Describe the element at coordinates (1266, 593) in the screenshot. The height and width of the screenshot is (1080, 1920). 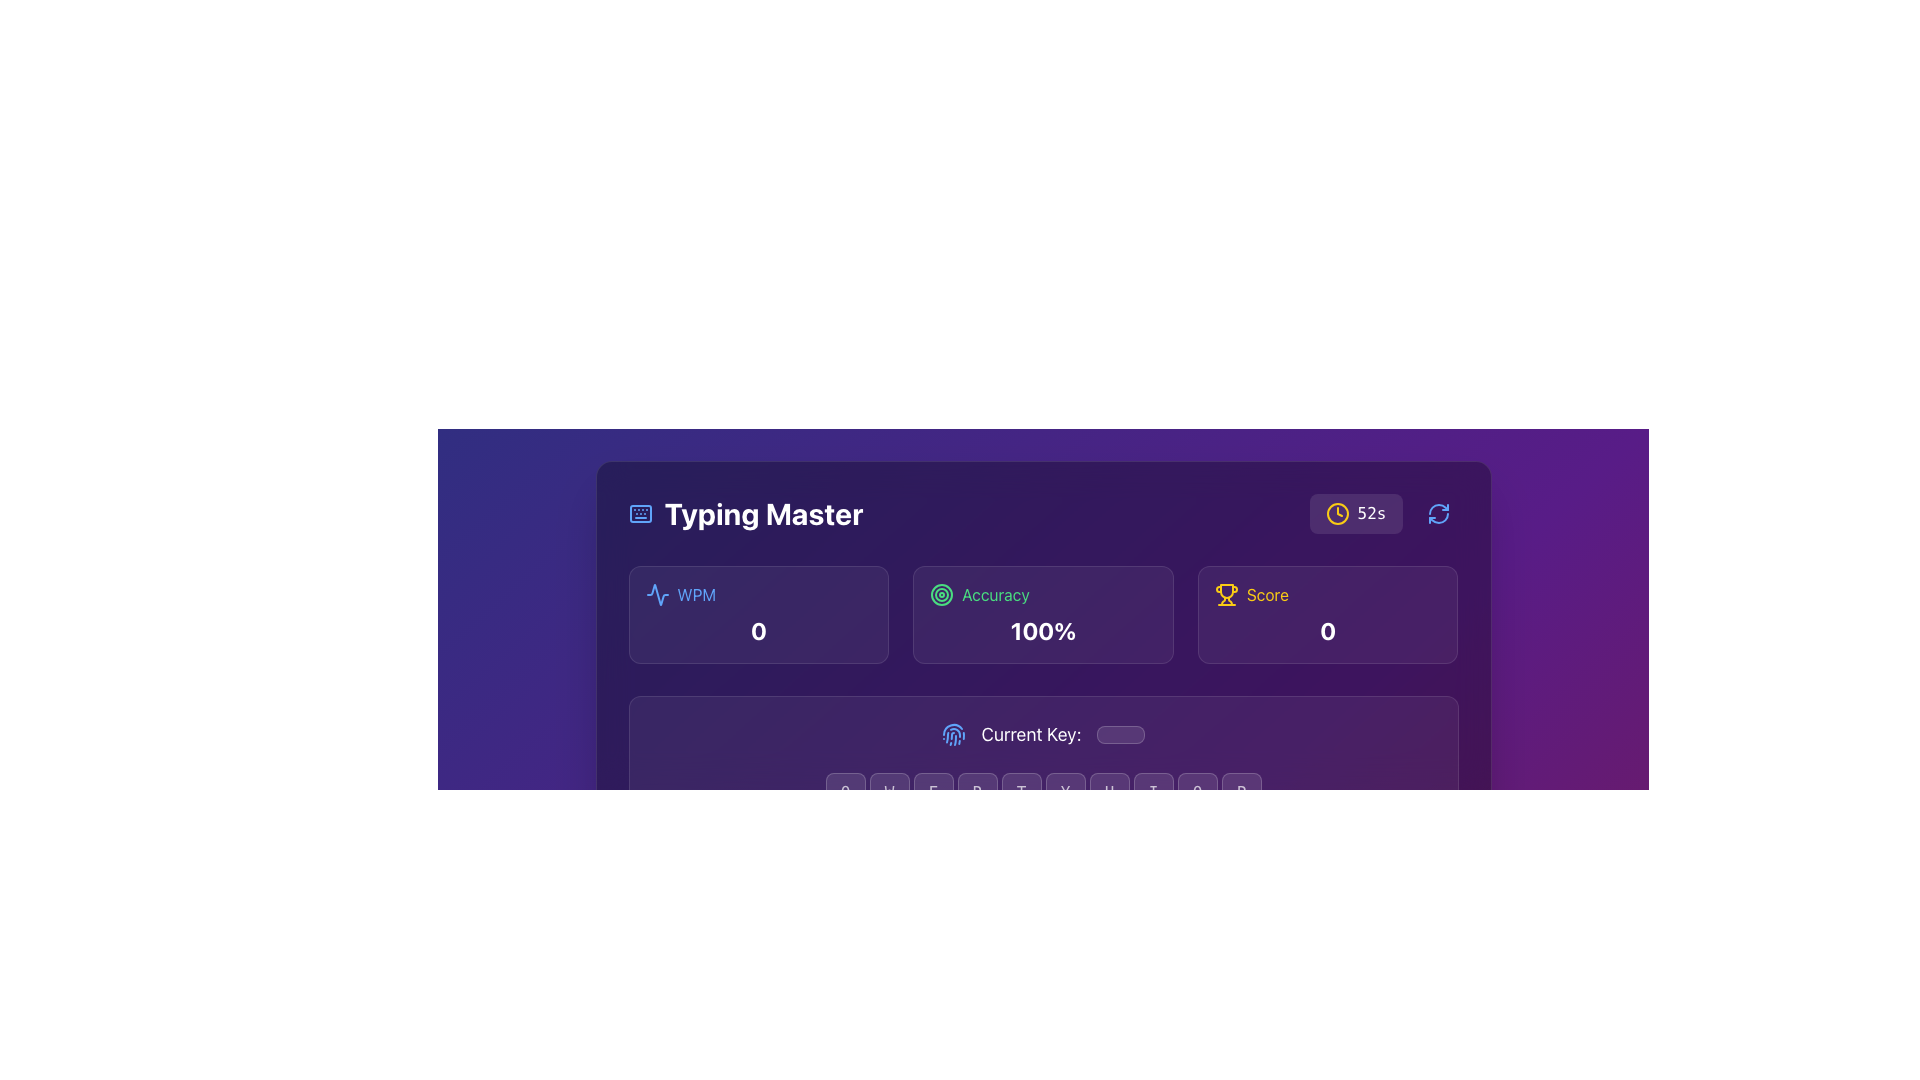
I see `the text label indicating score or points in the top-right corner of the section, which is preceded by a trophy icon` at that location.